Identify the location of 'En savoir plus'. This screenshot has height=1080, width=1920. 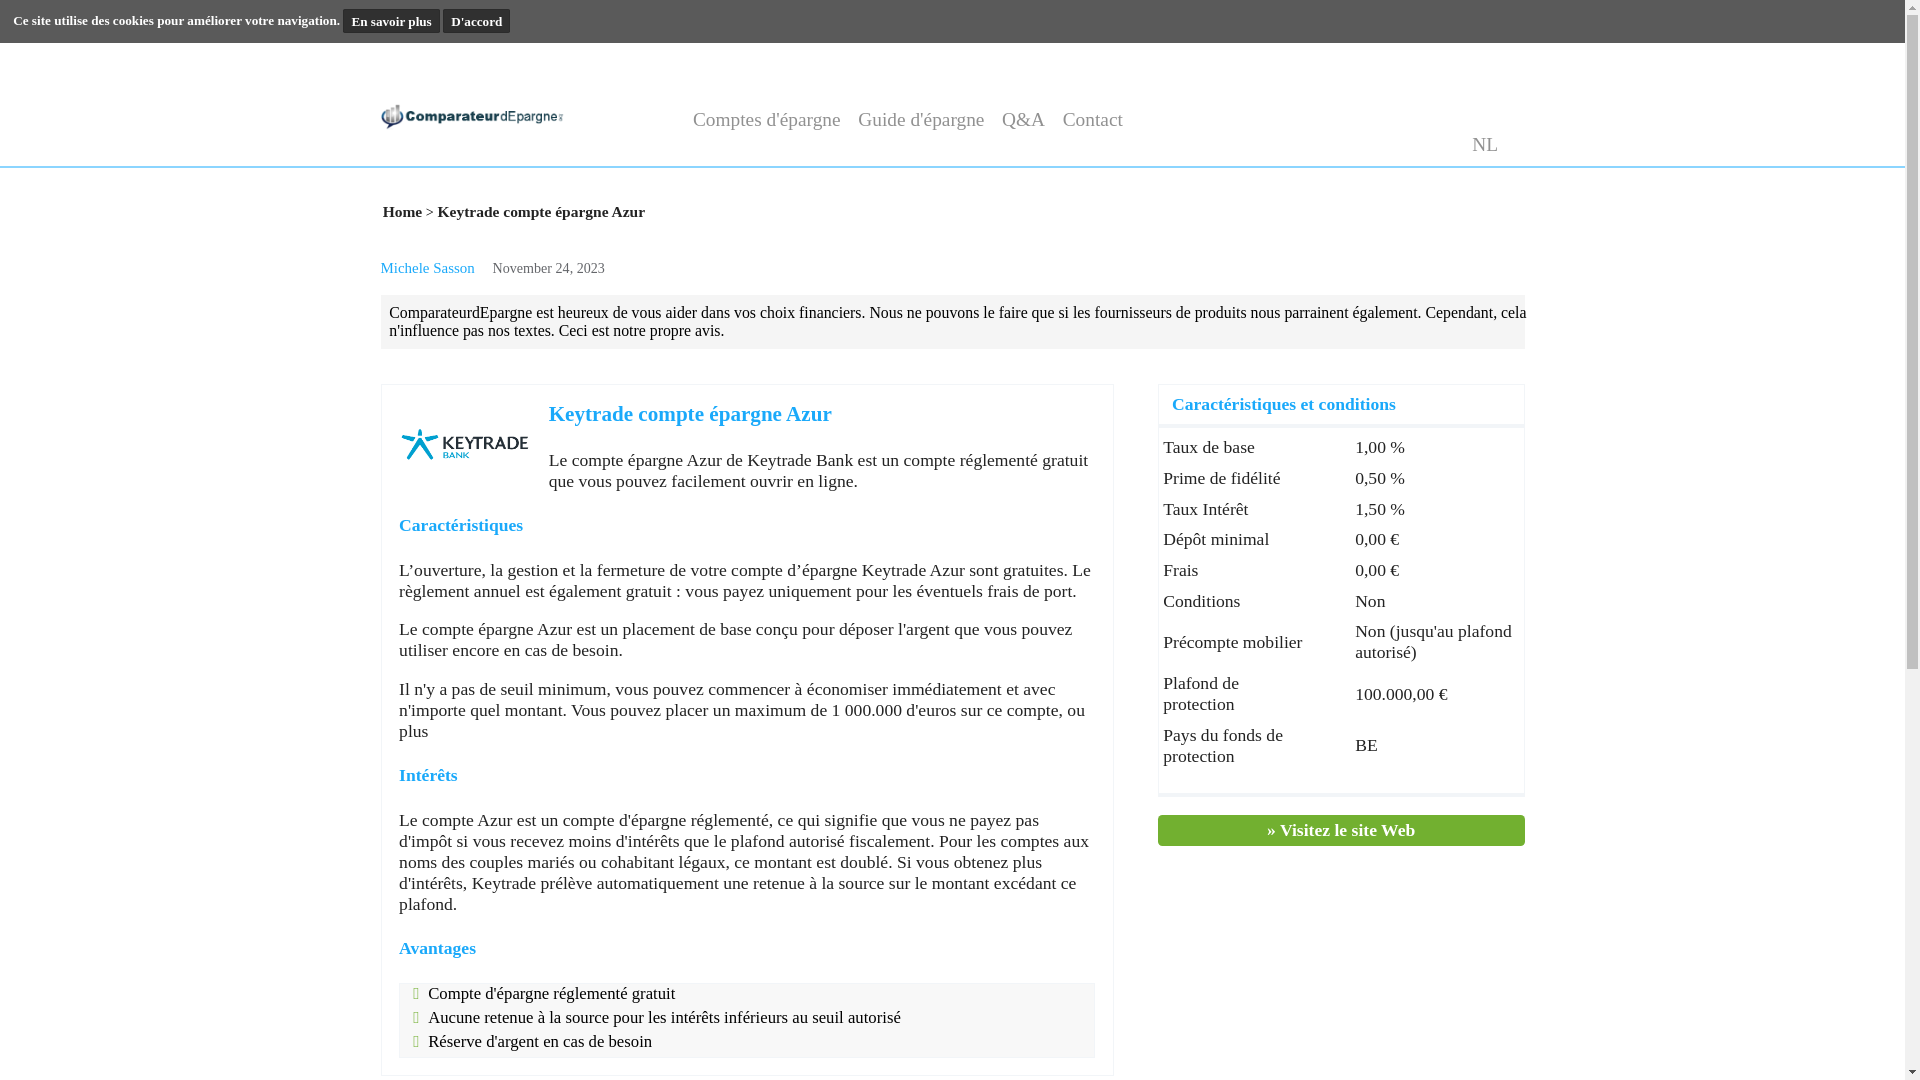
(444, 23).